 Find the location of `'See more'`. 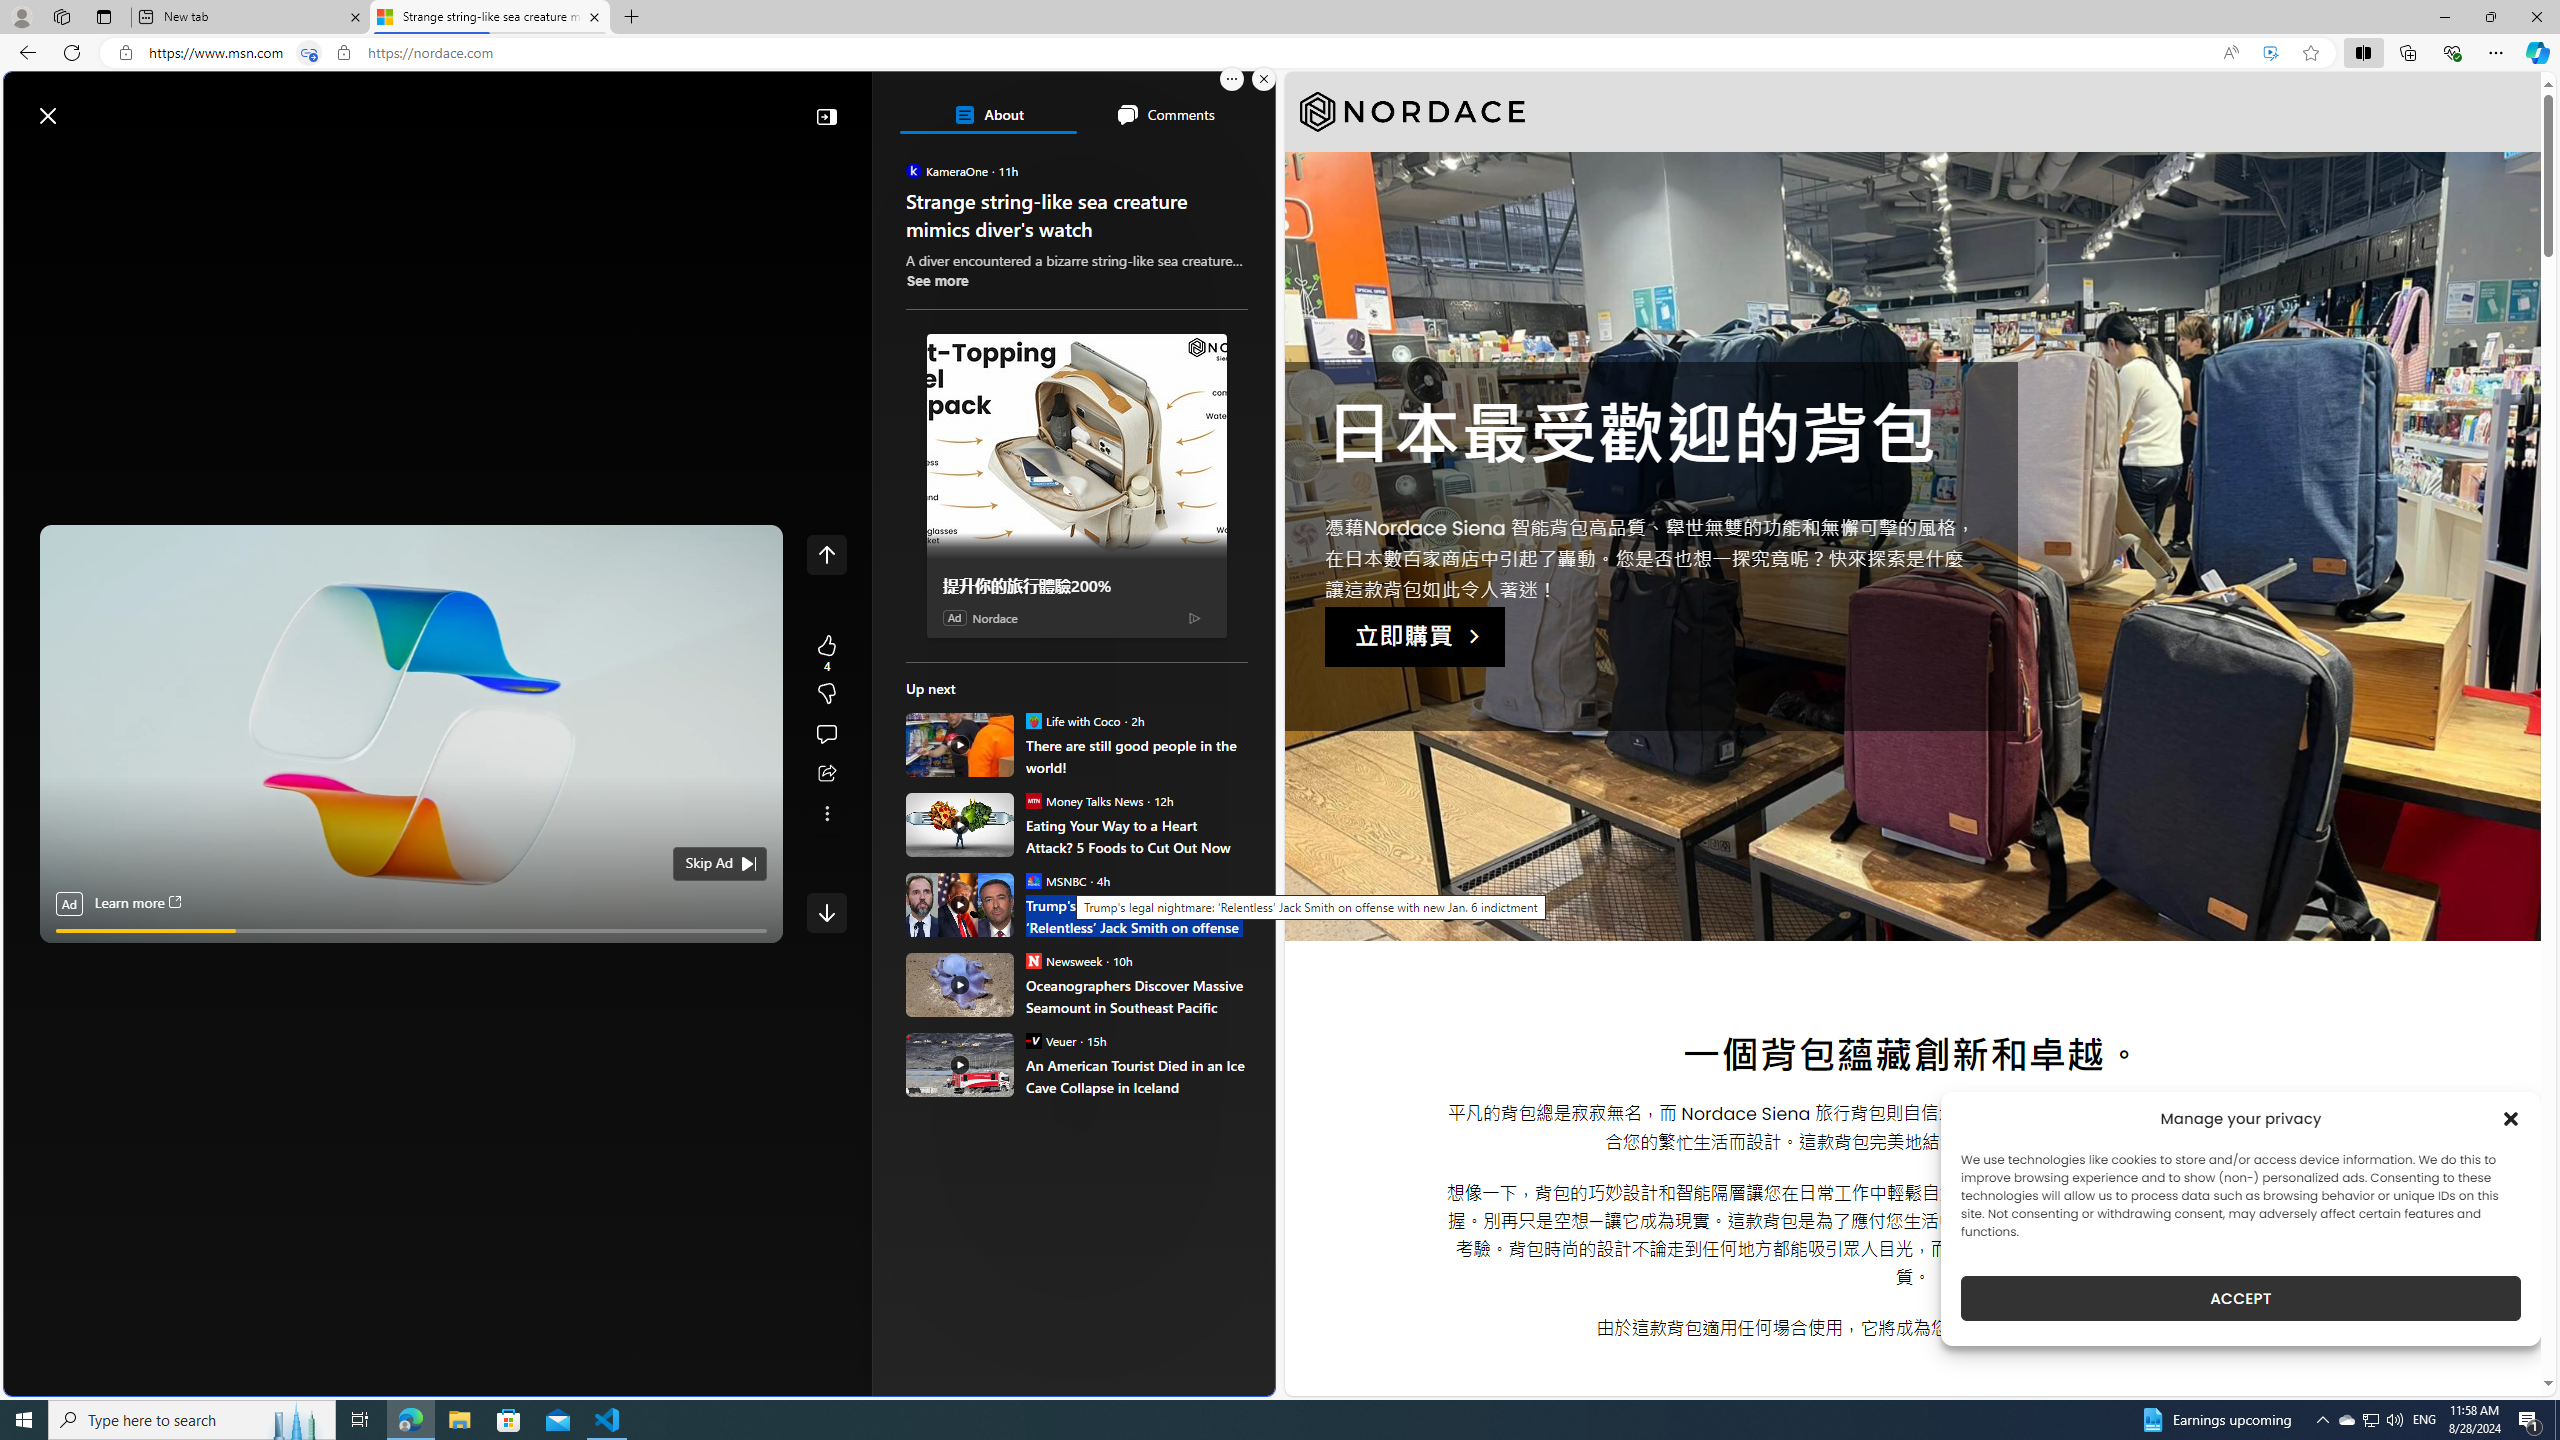

'See more' is located at coordinates (937, 279).